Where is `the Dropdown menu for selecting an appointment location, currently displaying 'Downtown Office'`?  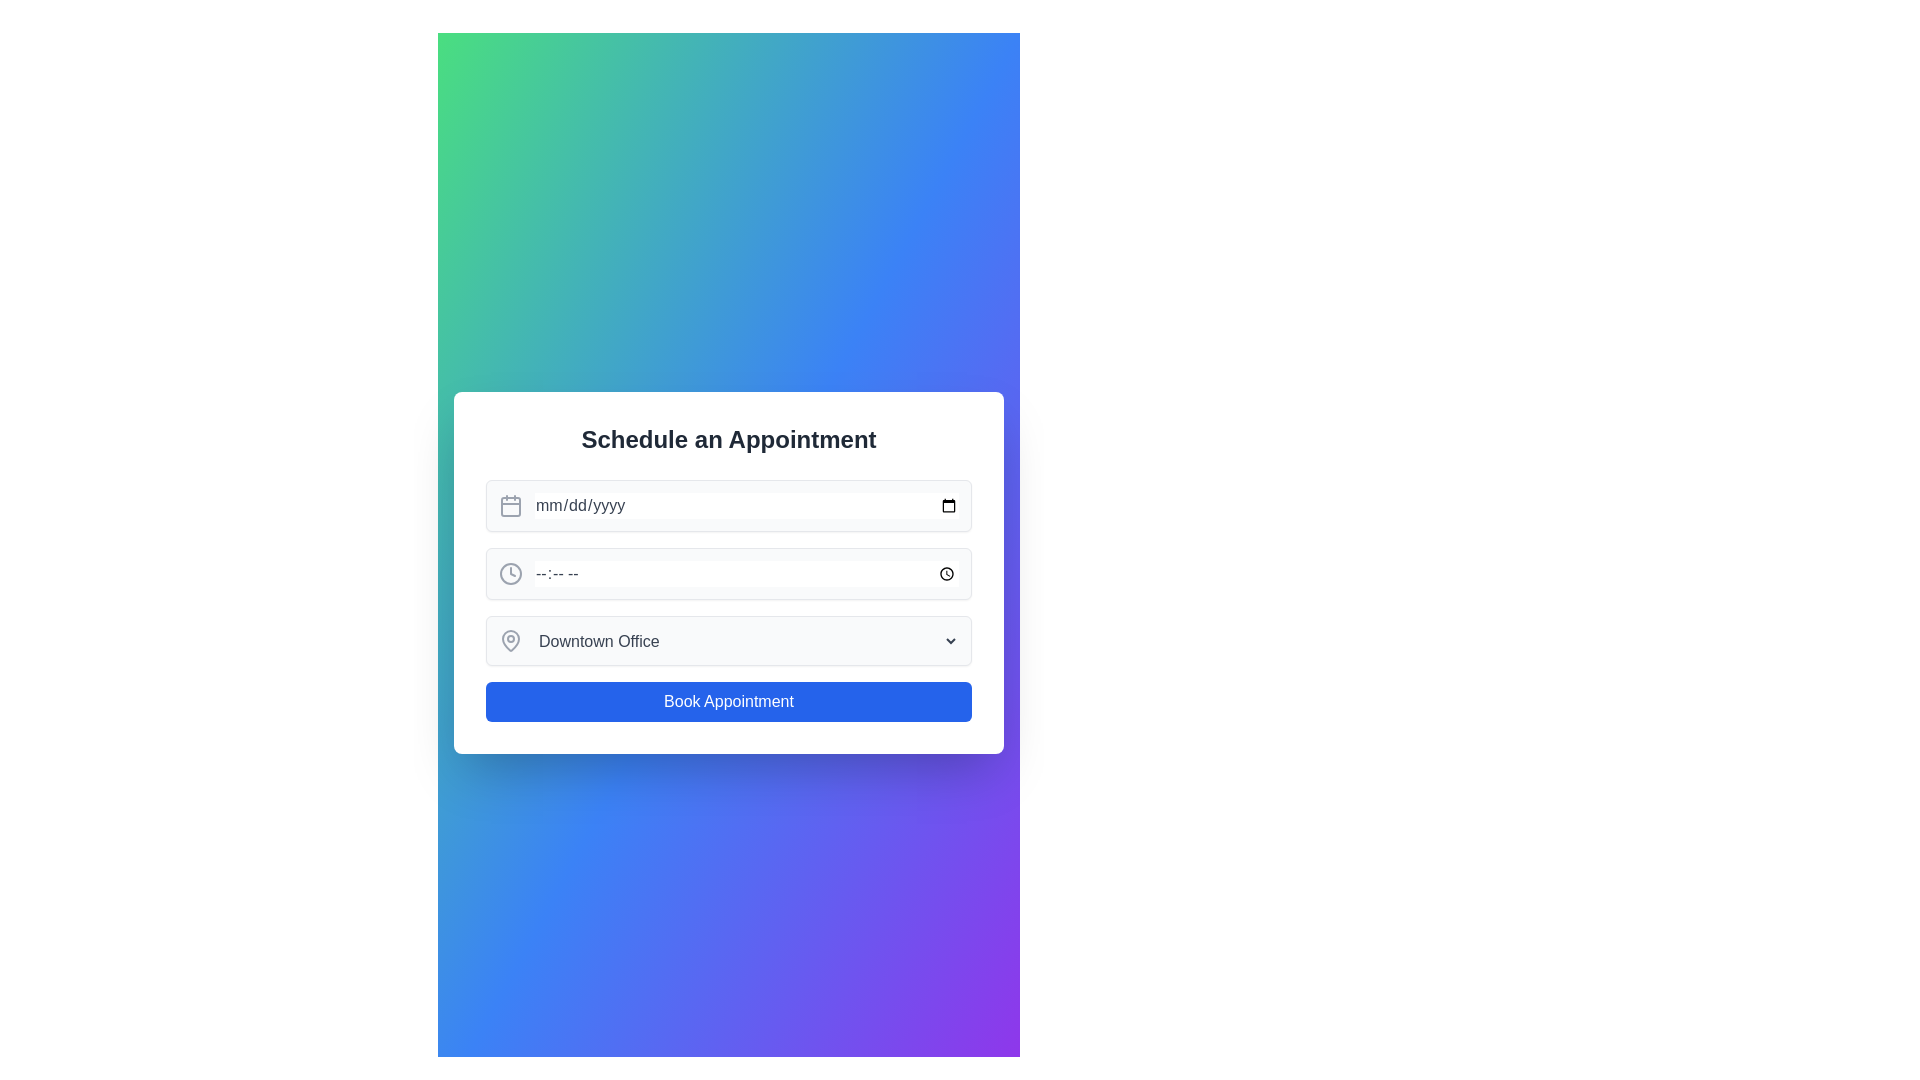
the Dropdown menu for selecting an appointment location, currently displaying 'Downtown Office' is located at coordinates (728, 640).